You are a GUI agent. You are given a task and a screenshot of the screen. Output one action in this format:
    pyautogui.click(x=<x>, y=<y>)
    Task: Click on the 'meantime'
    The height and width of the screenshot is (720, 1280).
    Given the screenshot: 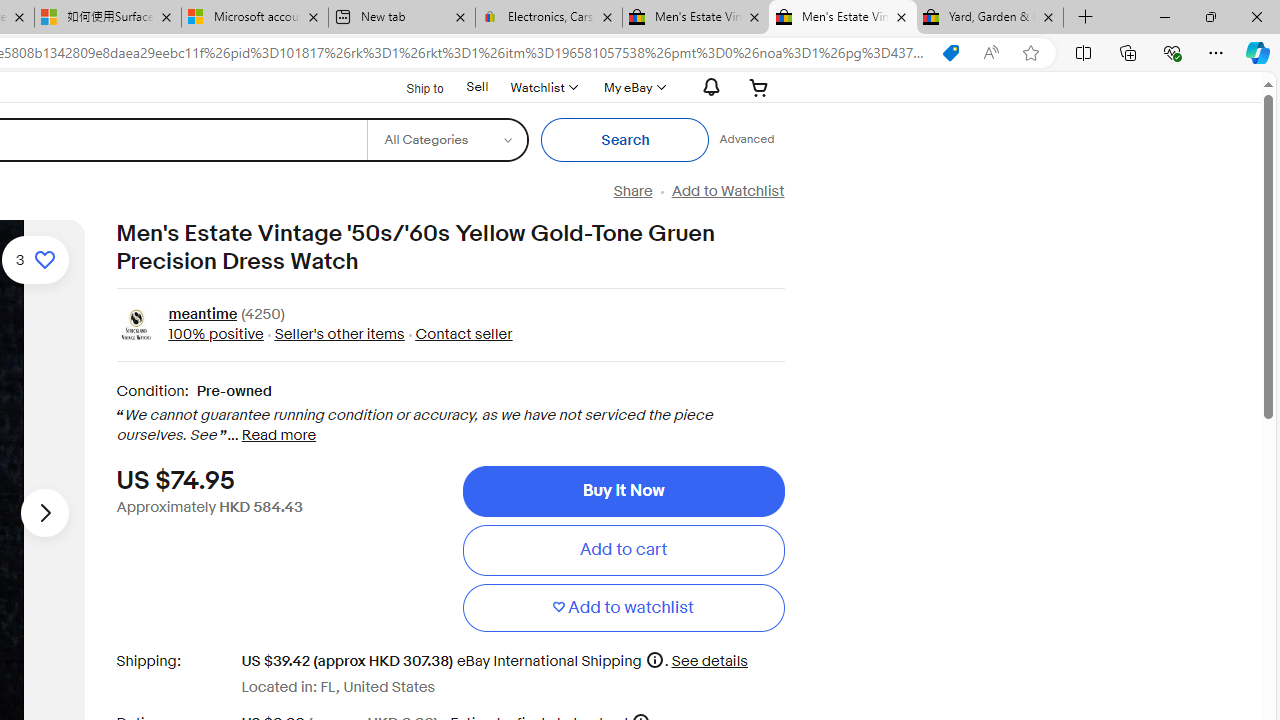 What is the action you would take?
    pyautogui.click(x=202, y=315)
    